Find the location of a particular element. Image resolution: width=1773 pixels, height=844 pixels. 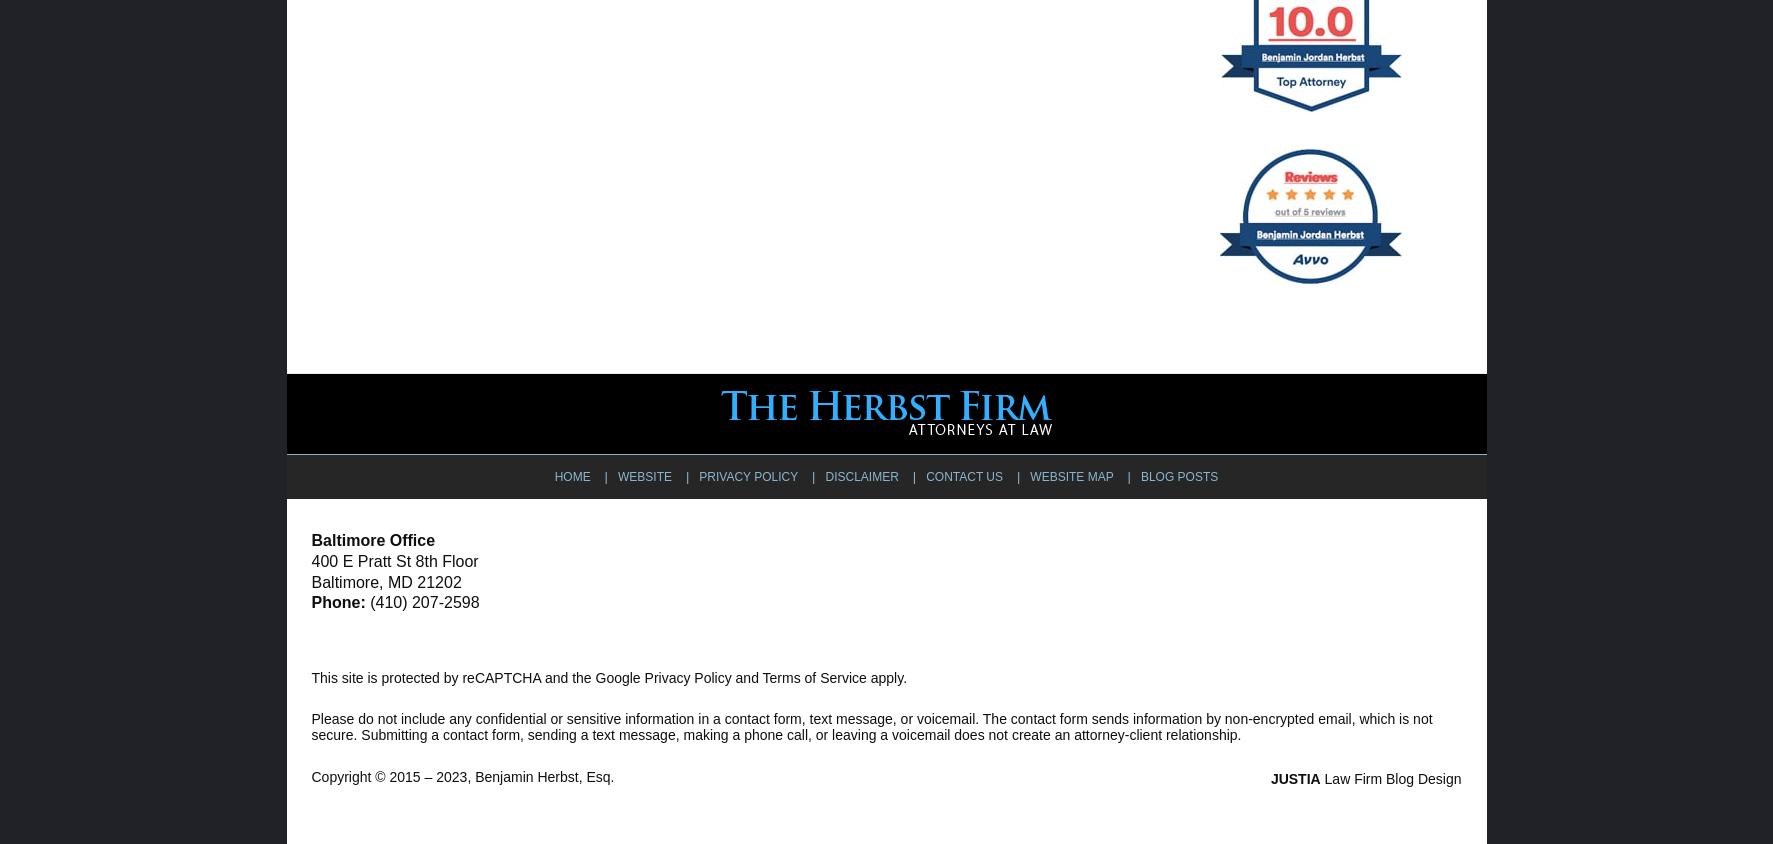

'Disclaimer' is located at coordinates (860, 475).